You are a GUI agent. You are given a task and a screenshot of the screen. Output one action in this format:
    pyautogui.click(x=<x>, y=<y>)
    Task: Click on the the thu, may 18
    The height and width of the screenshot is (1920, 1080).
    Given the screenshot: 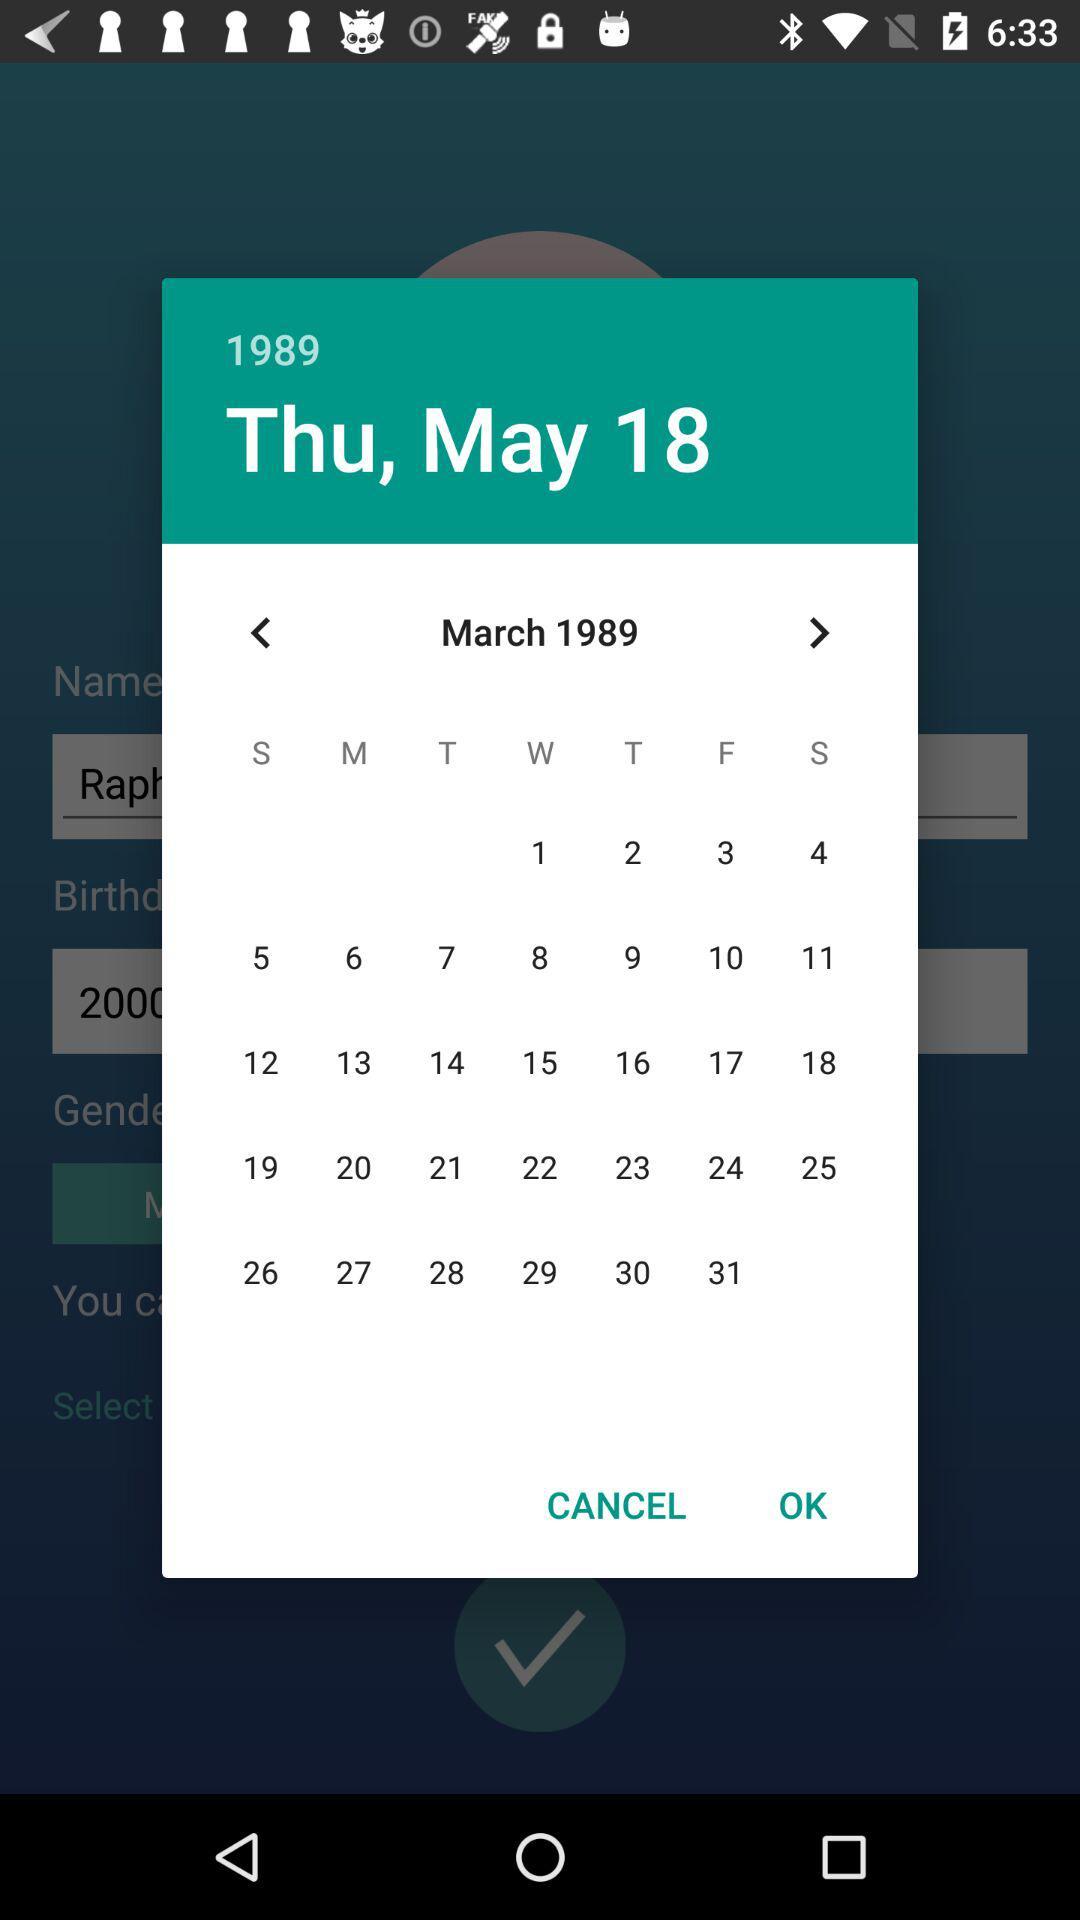 What is the action you would take?
    pyautogui.click(x=469, y=435)
    